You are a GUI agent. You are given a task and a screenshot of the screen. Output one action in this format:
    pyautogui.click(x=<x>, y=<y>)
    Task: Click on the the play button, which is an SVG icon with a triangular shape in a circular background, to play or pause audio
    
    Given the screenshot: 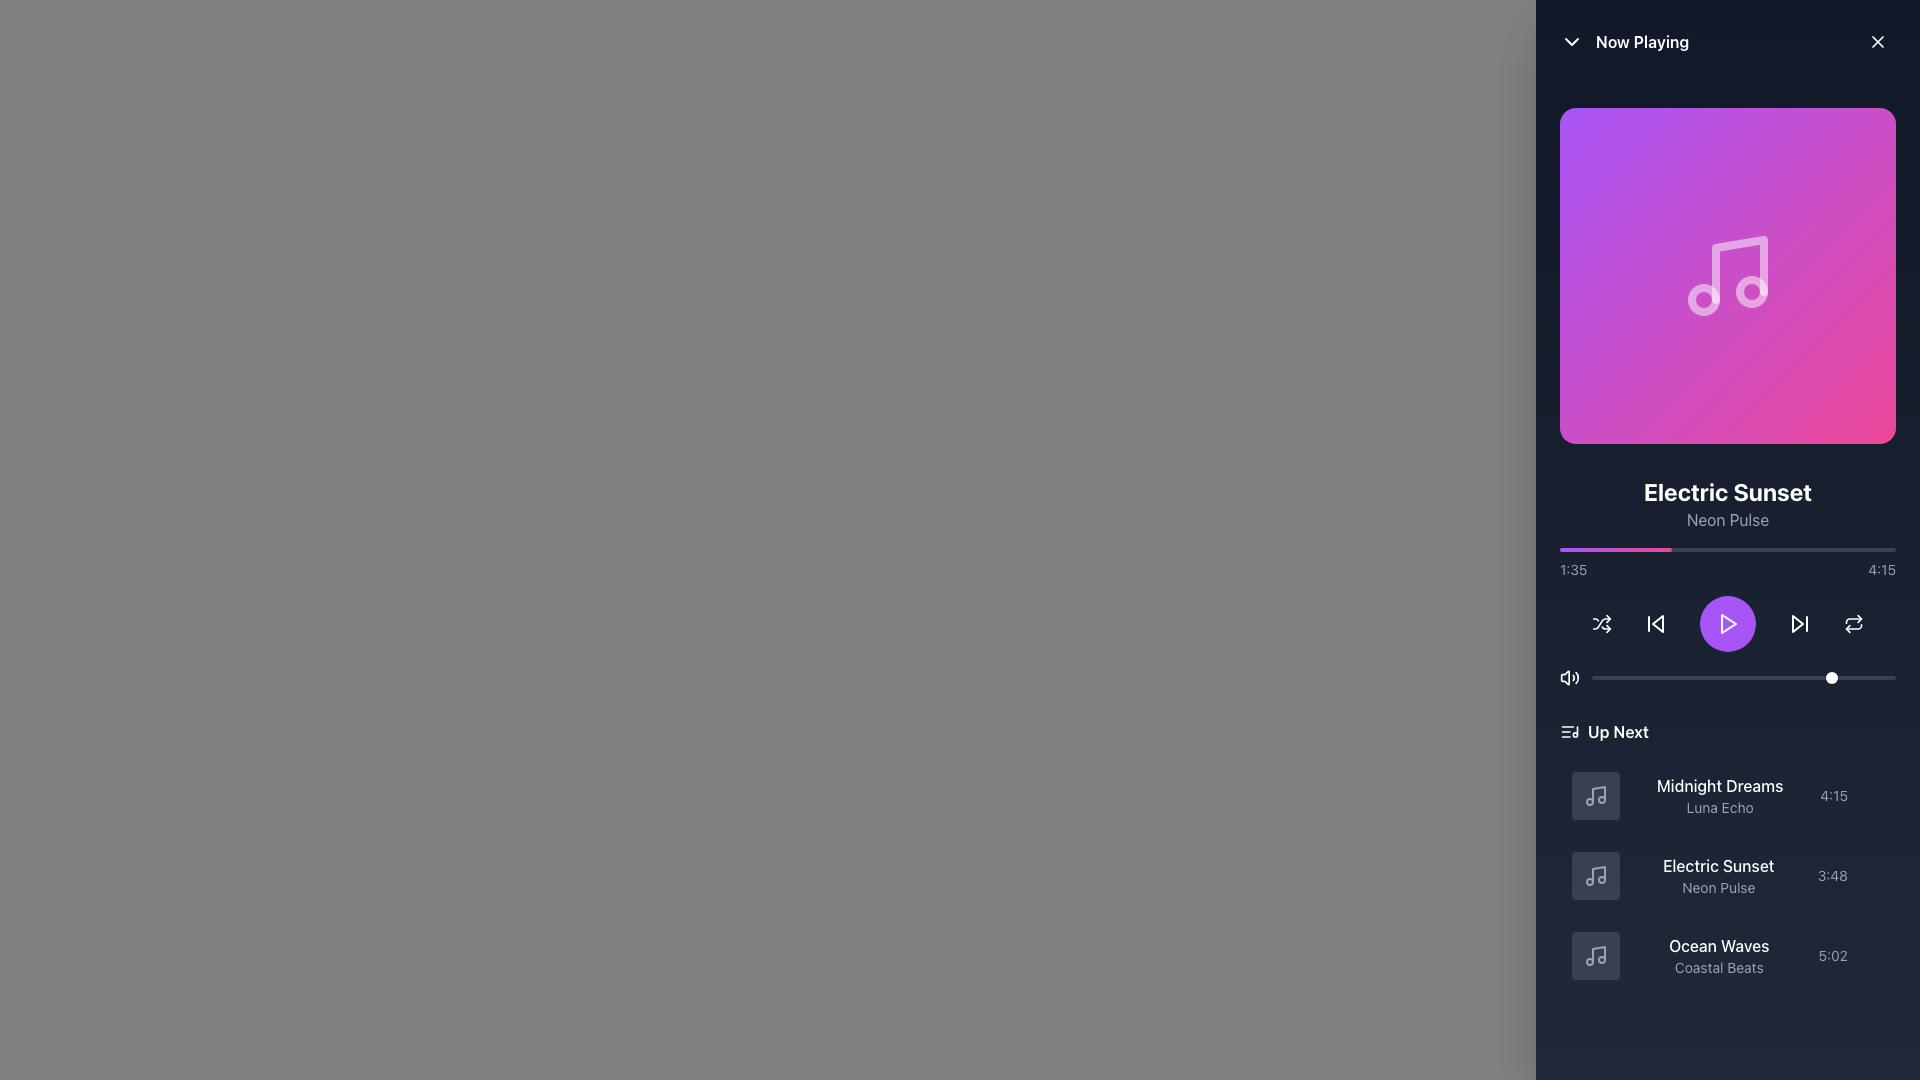 What is the action you would take?
    pyautogui.click(x=1727, y=623)
    